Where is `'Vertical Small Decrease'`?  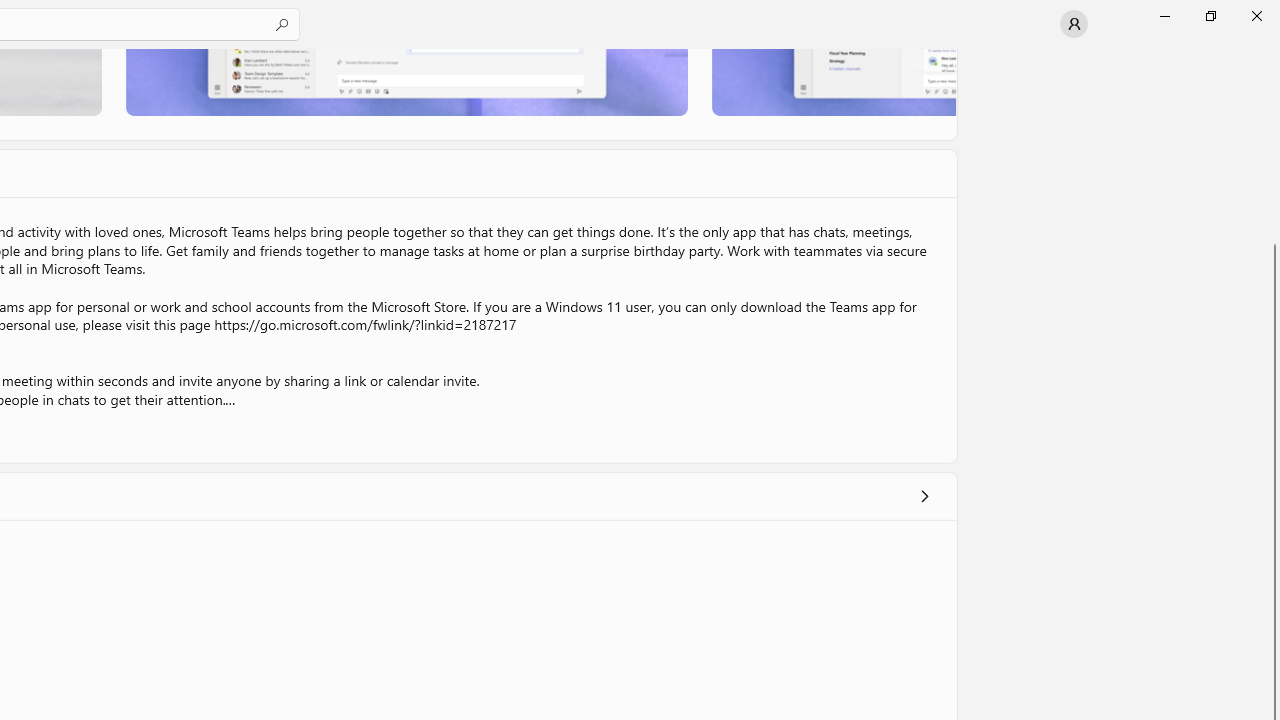 'Vertical Small Decrease' is located at coordinates (1271, 54).